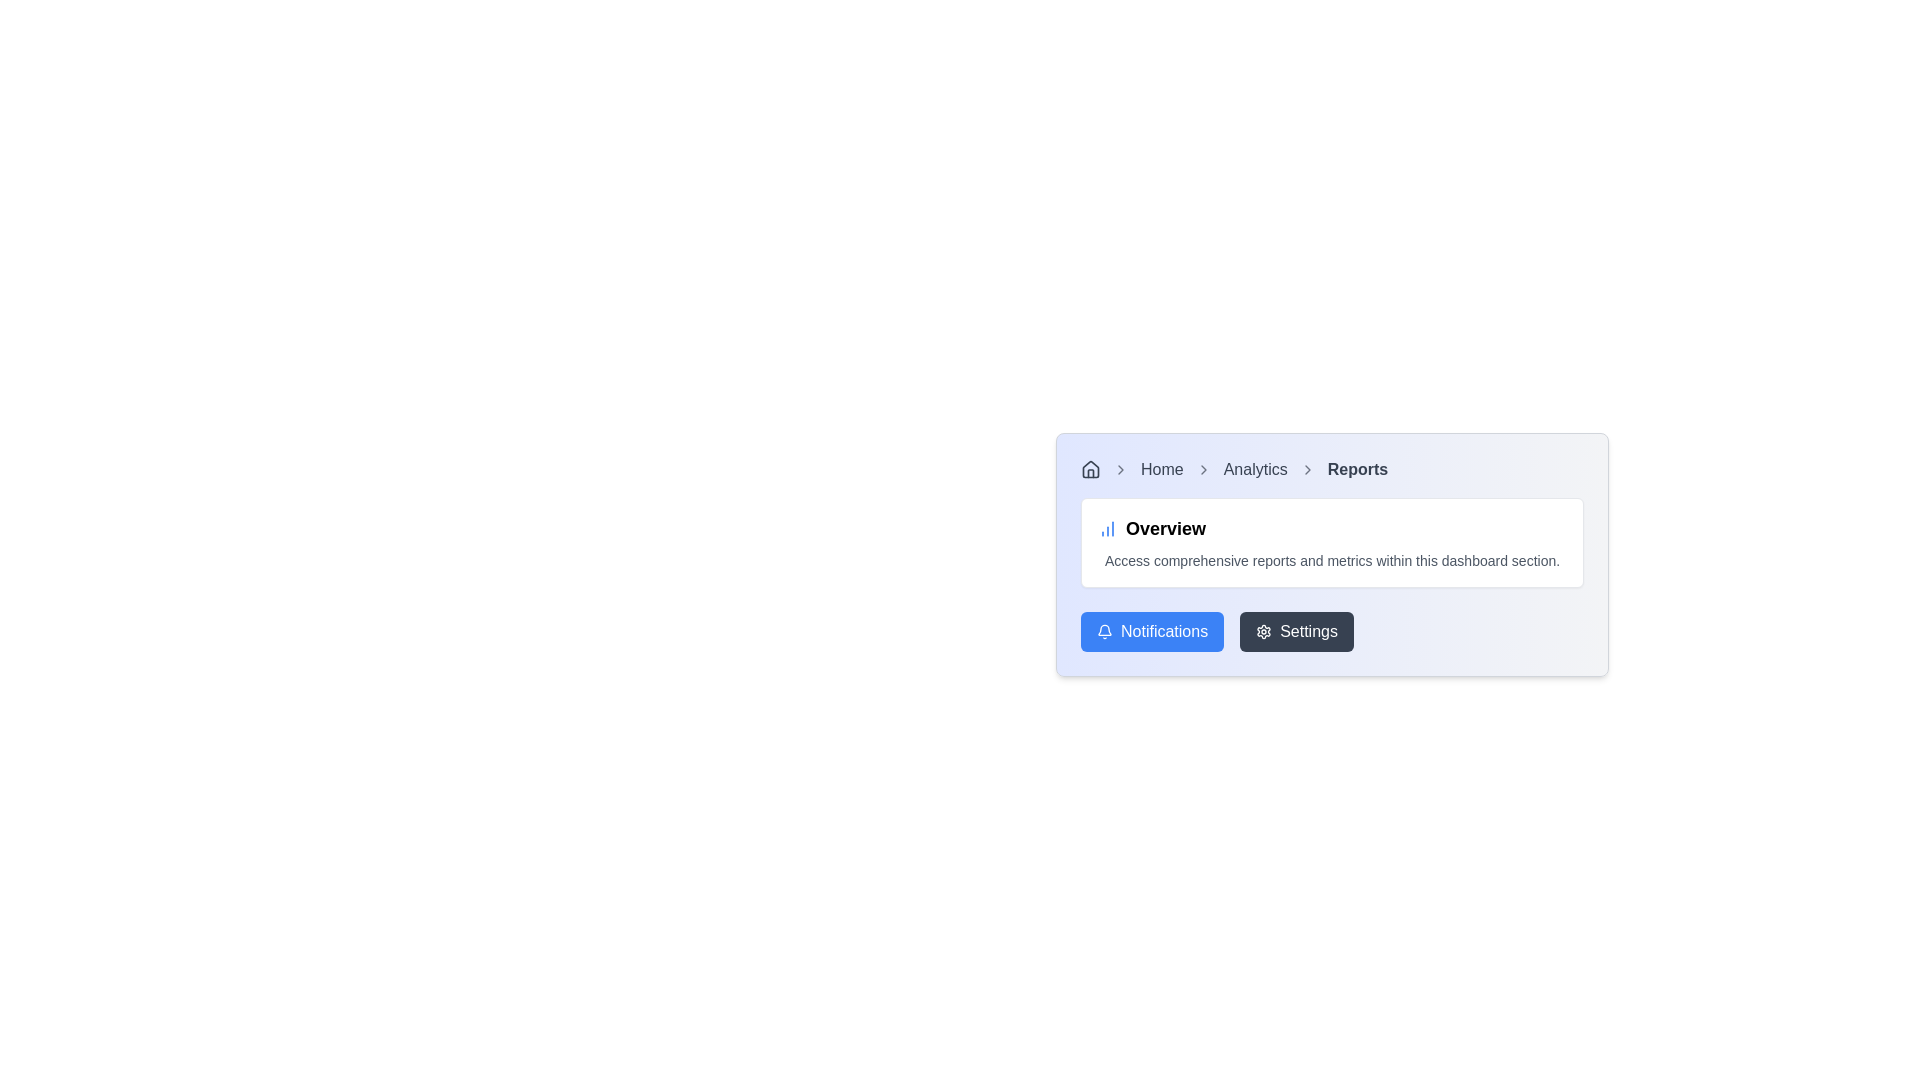 This screenshot has height=1080, width=1920. I want to click on the bell-shaped icon that represents the notification symbol, located to the left of the notification text button near the bottom of the visible panel, so click(1103, 630).